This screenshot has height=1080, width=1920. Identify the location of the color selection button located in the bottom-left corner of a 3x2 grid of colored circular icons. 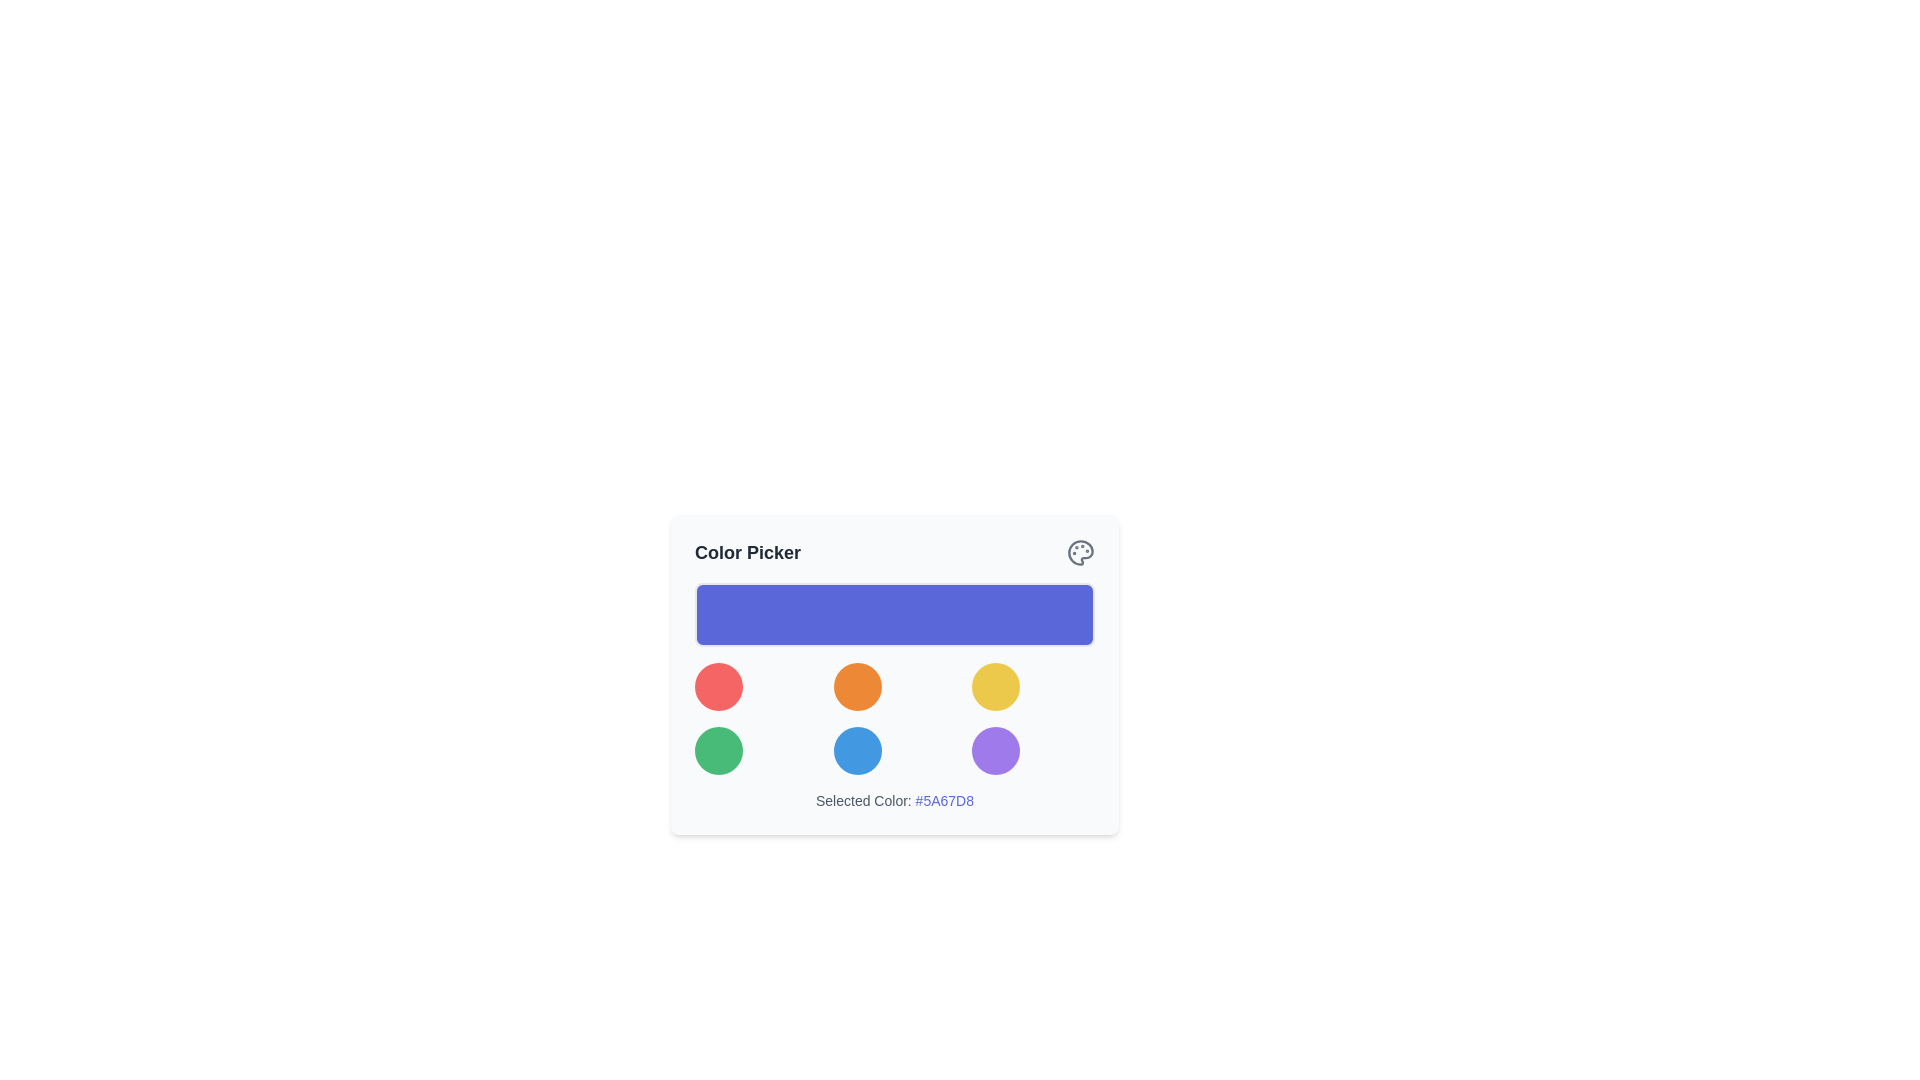
(719, 751).